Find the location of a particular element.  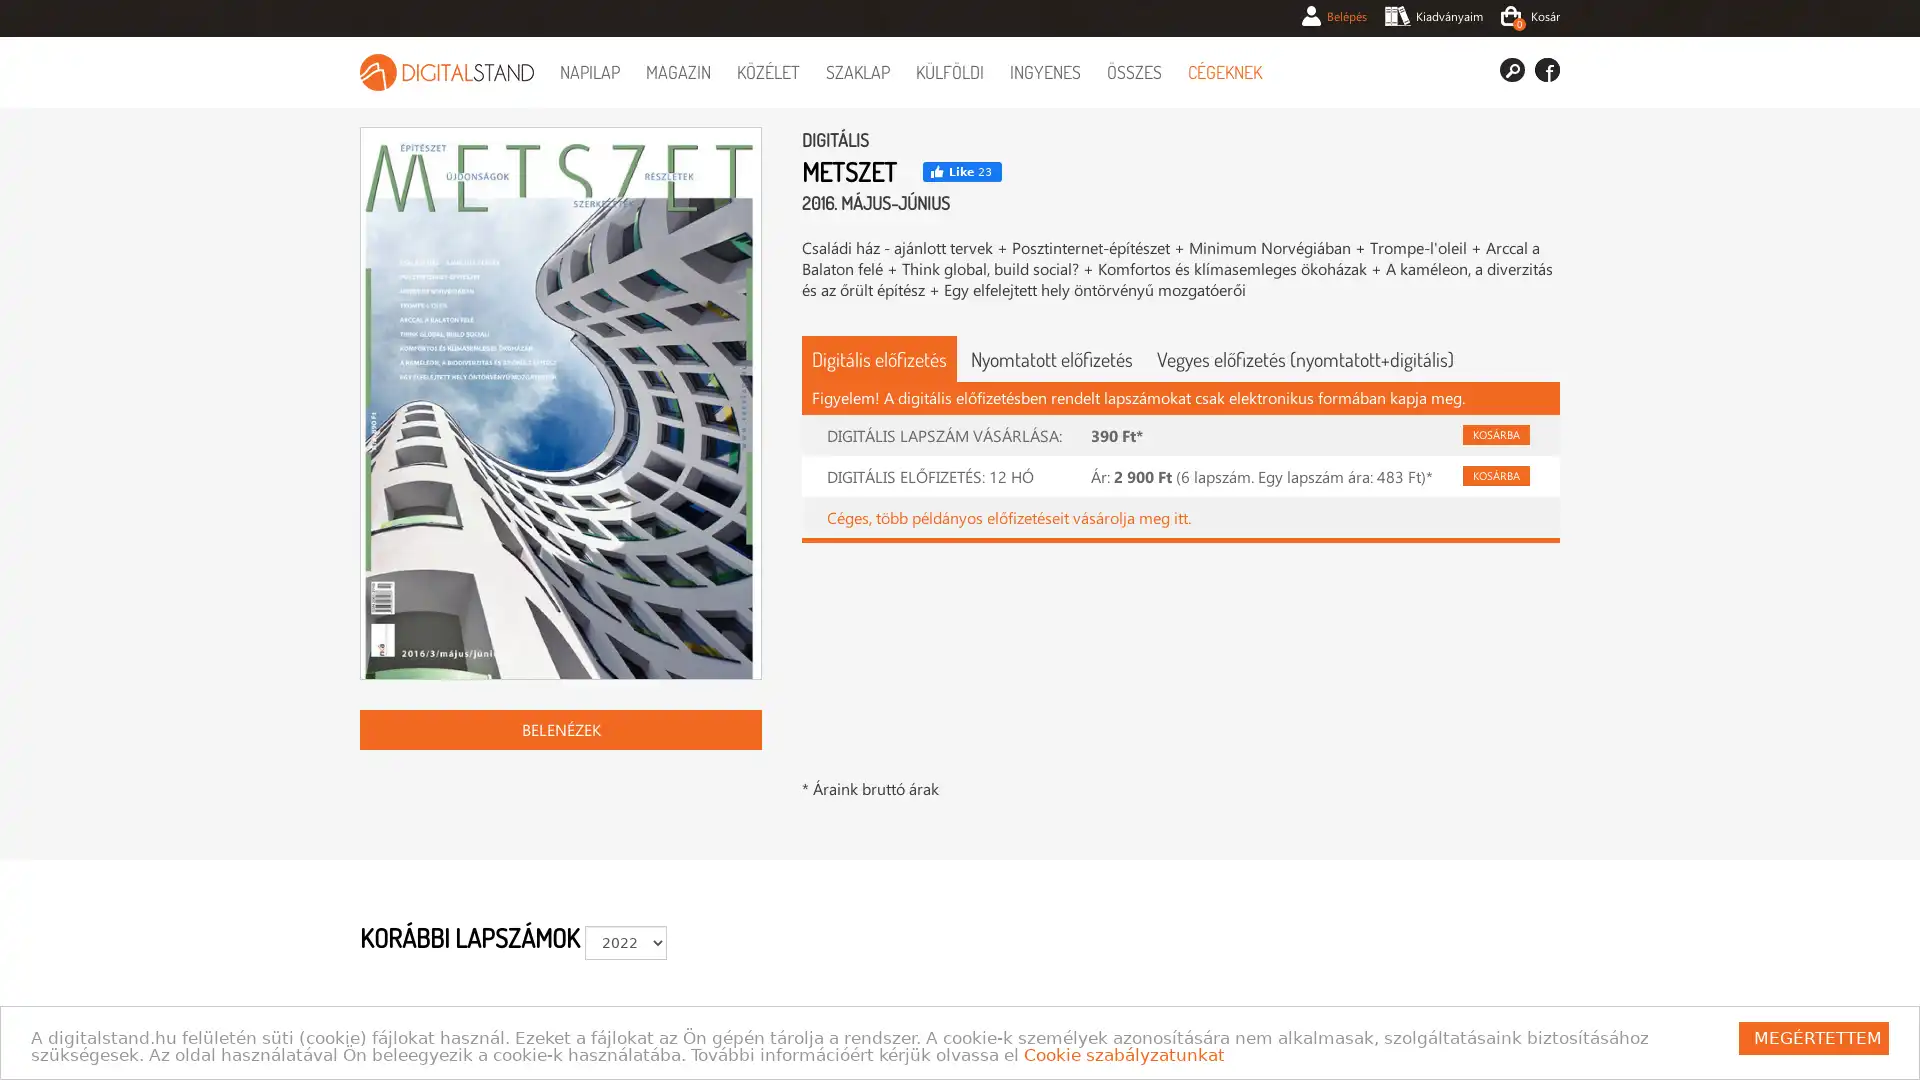

Kereses is located at coordinates (1512, 68).